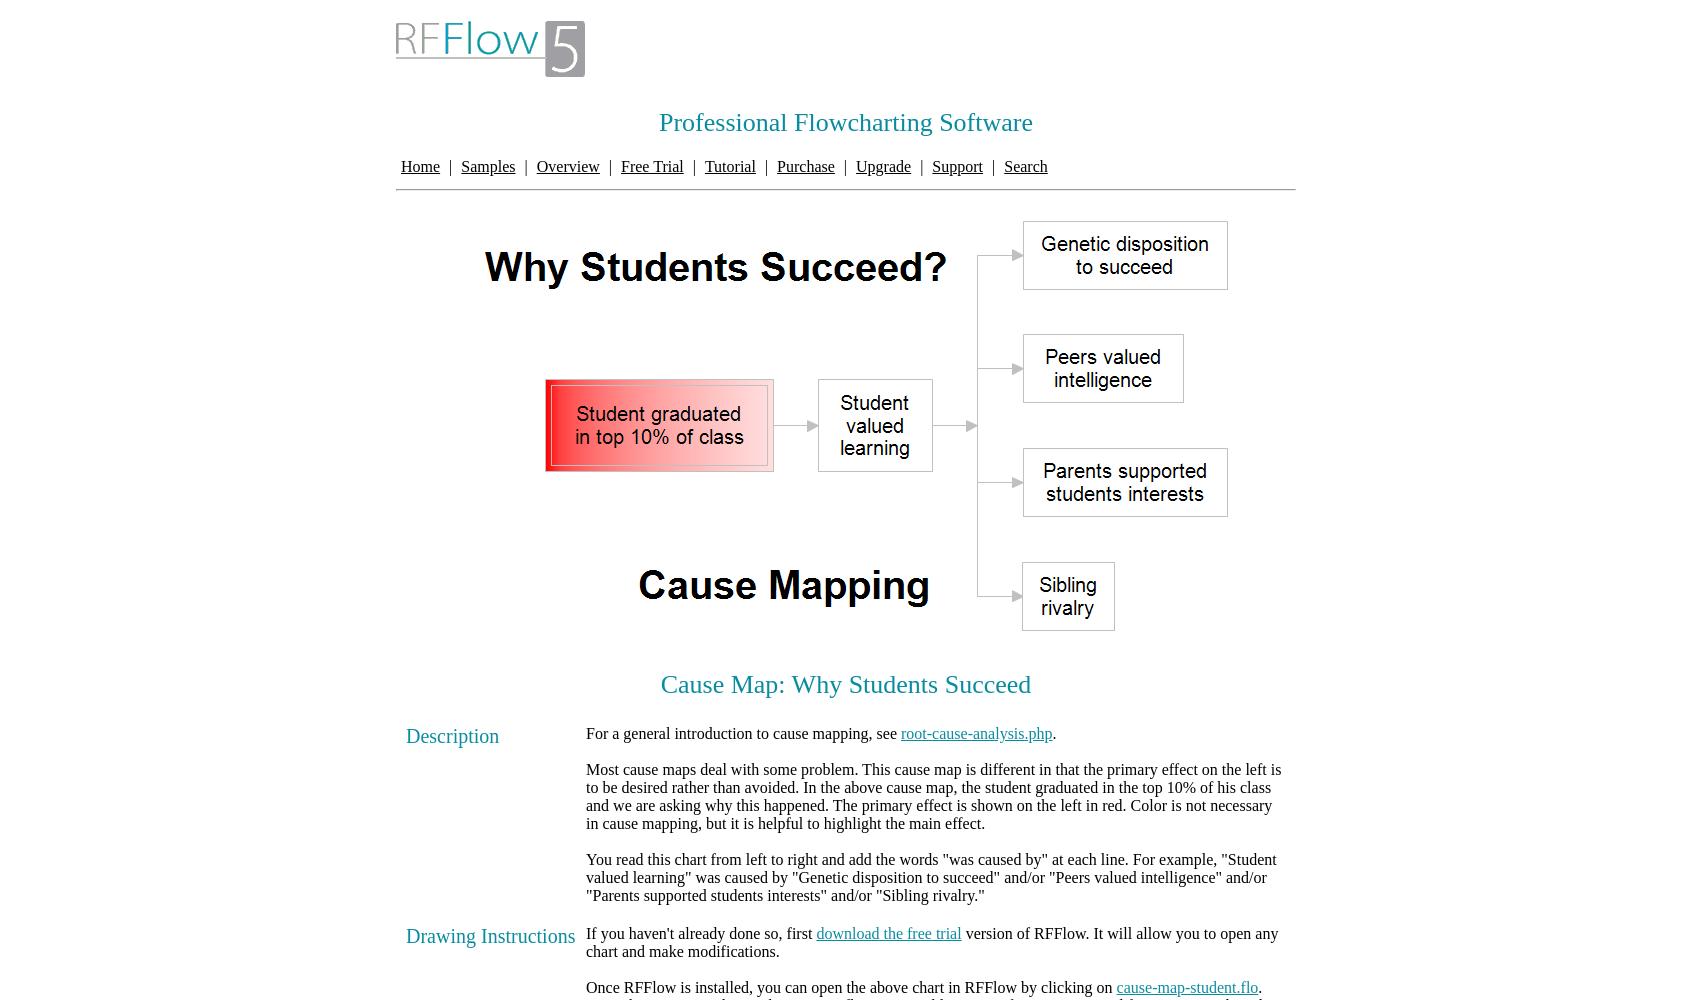 The width and height of the screenshot is (1692, 1000). Describe the element at coordinates (420, 166) in the screenshot. I see `'Home'` at that location.